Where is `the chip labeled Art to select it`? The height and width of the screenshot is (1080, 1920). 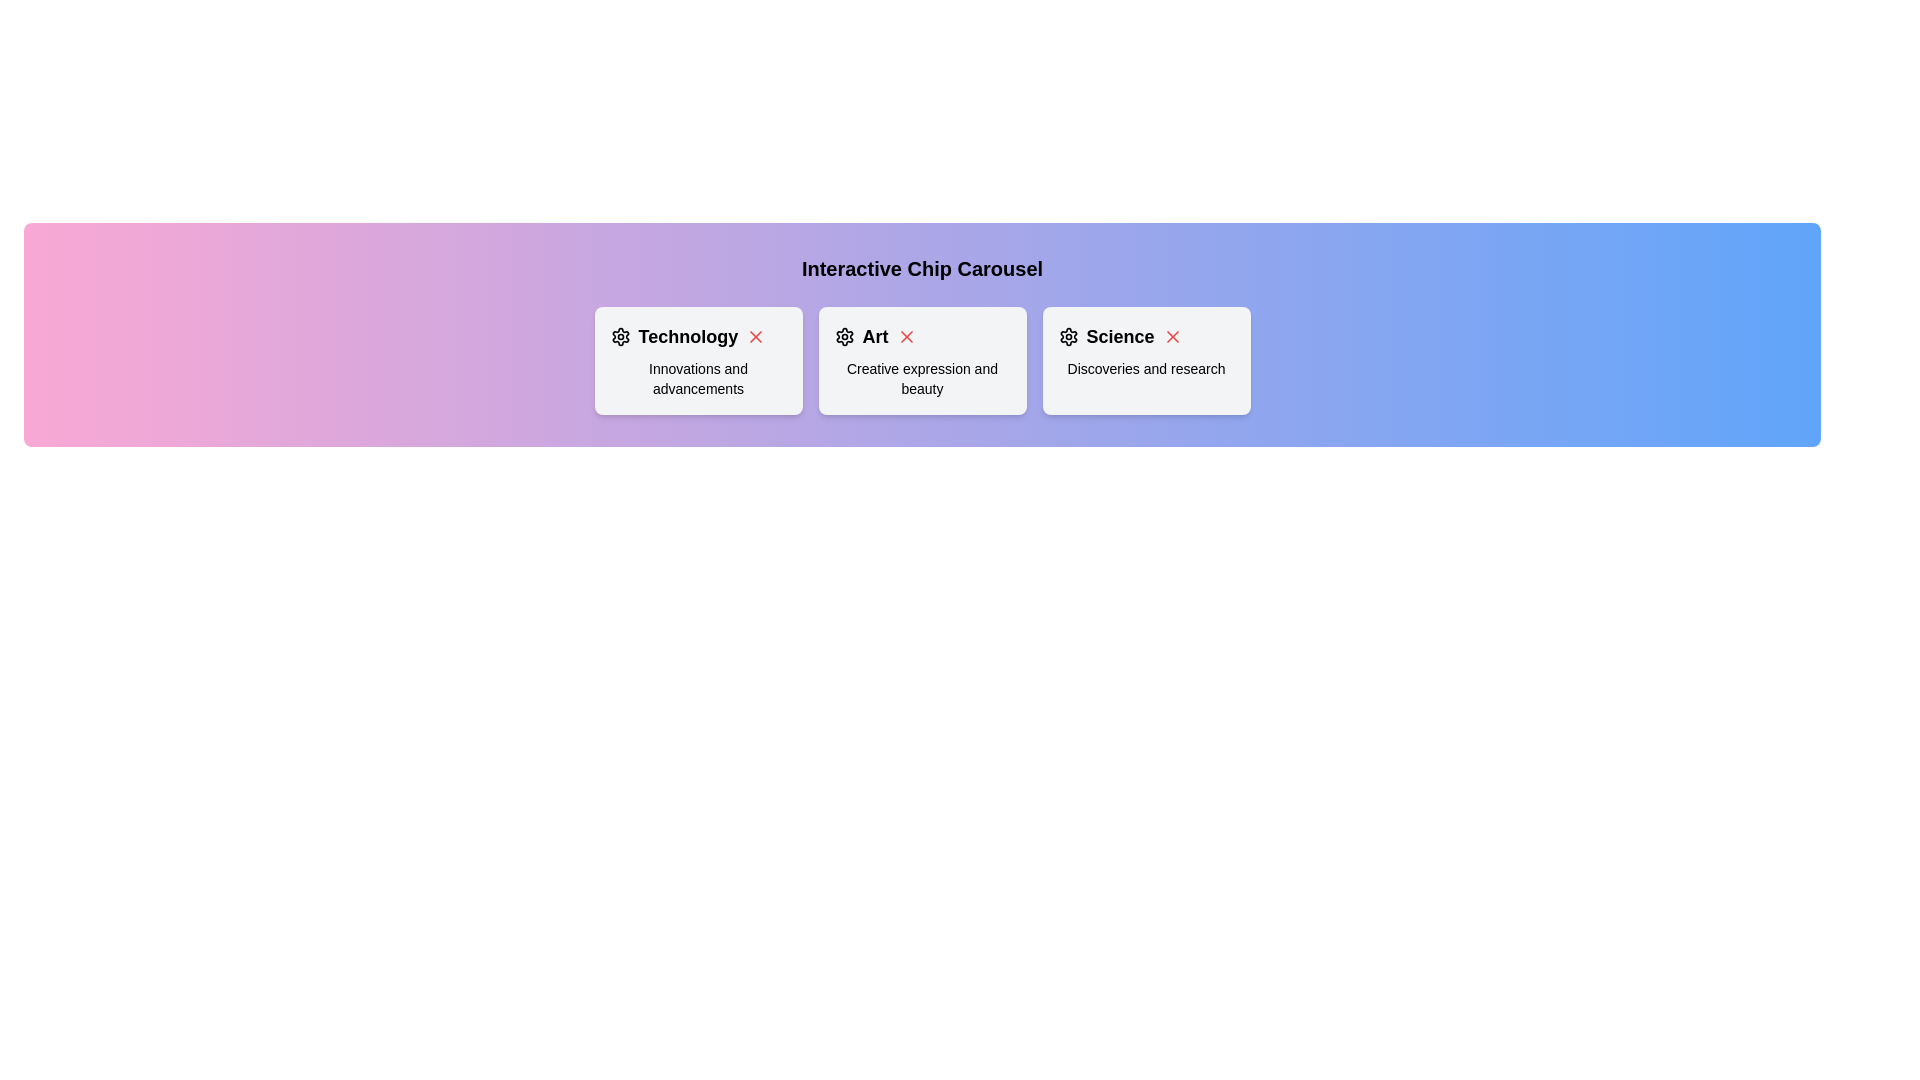
the chip labeled Art to select it is located at coordinates (921, 361).